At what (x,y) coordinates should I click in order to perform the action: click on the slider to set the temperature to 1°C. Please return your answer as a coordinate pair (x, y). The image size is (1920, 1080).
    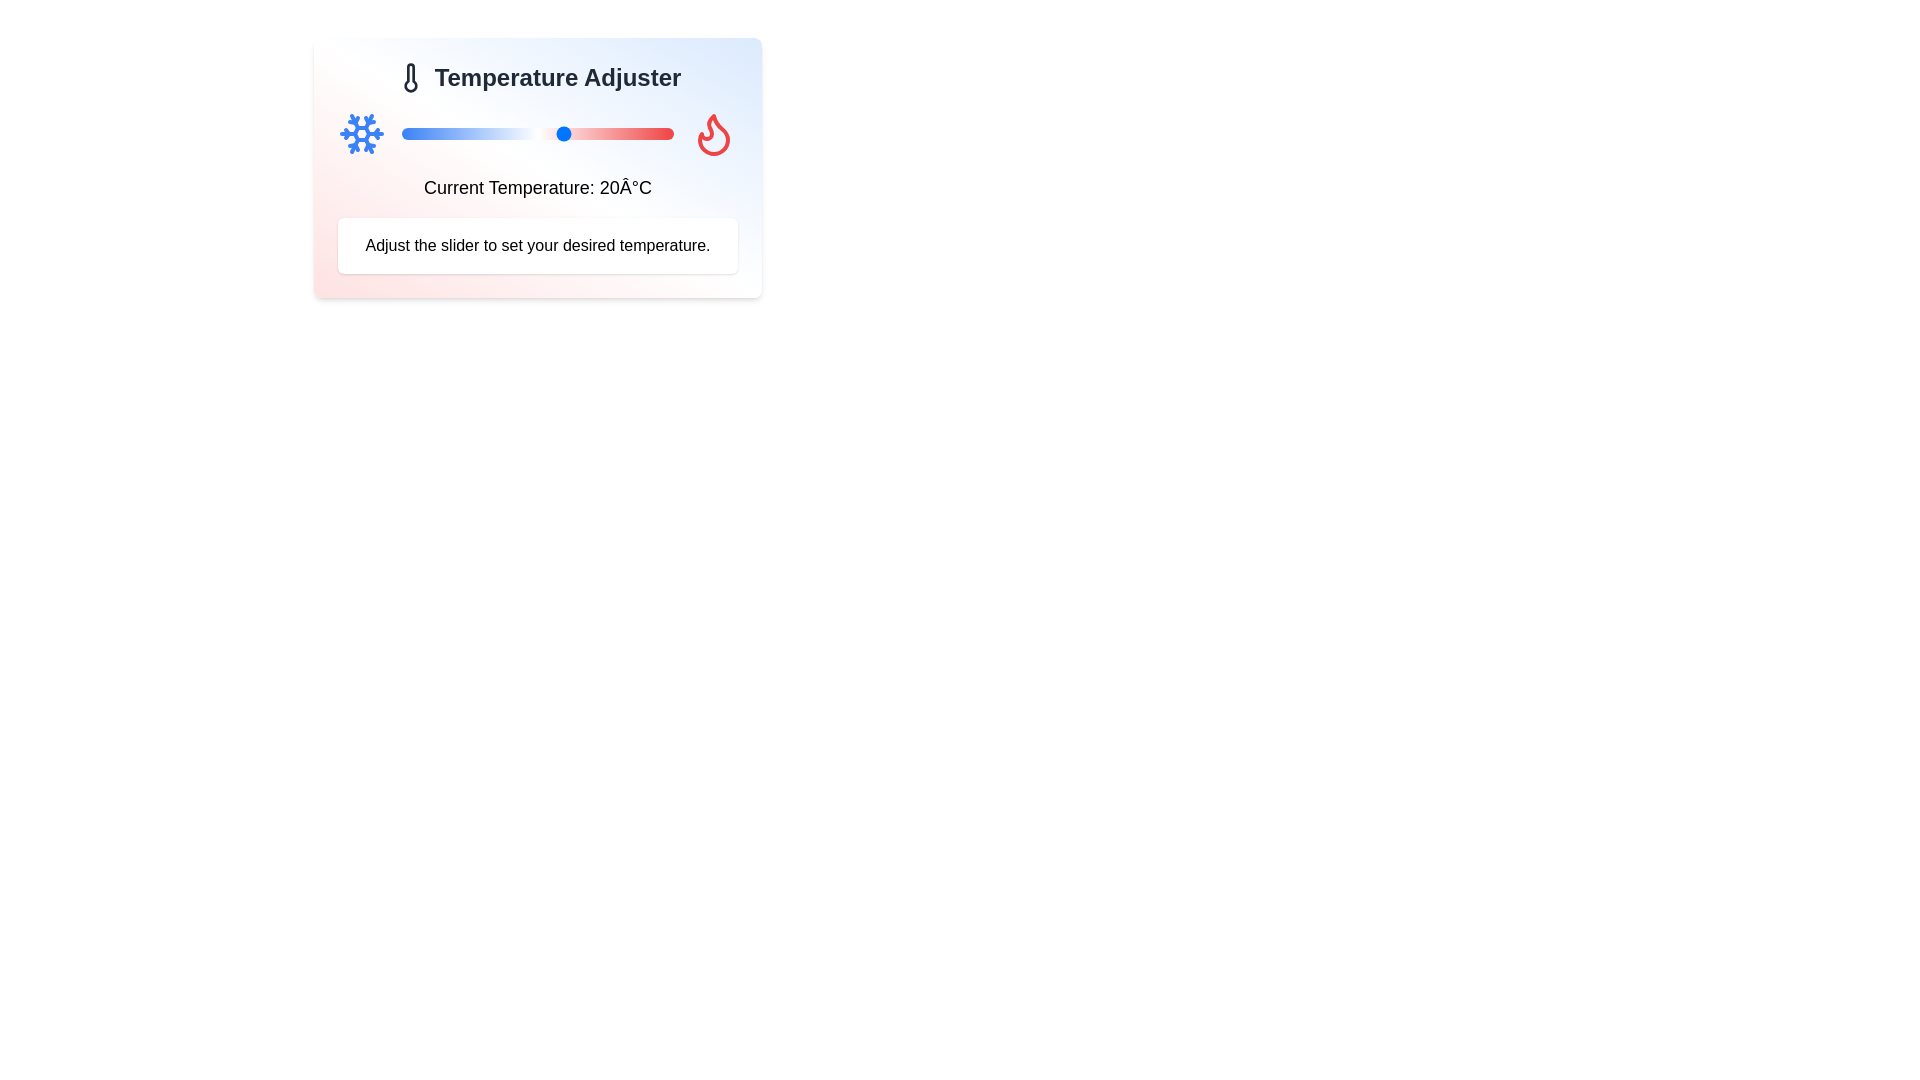
    Looking at the image, I should click on (460, 134).